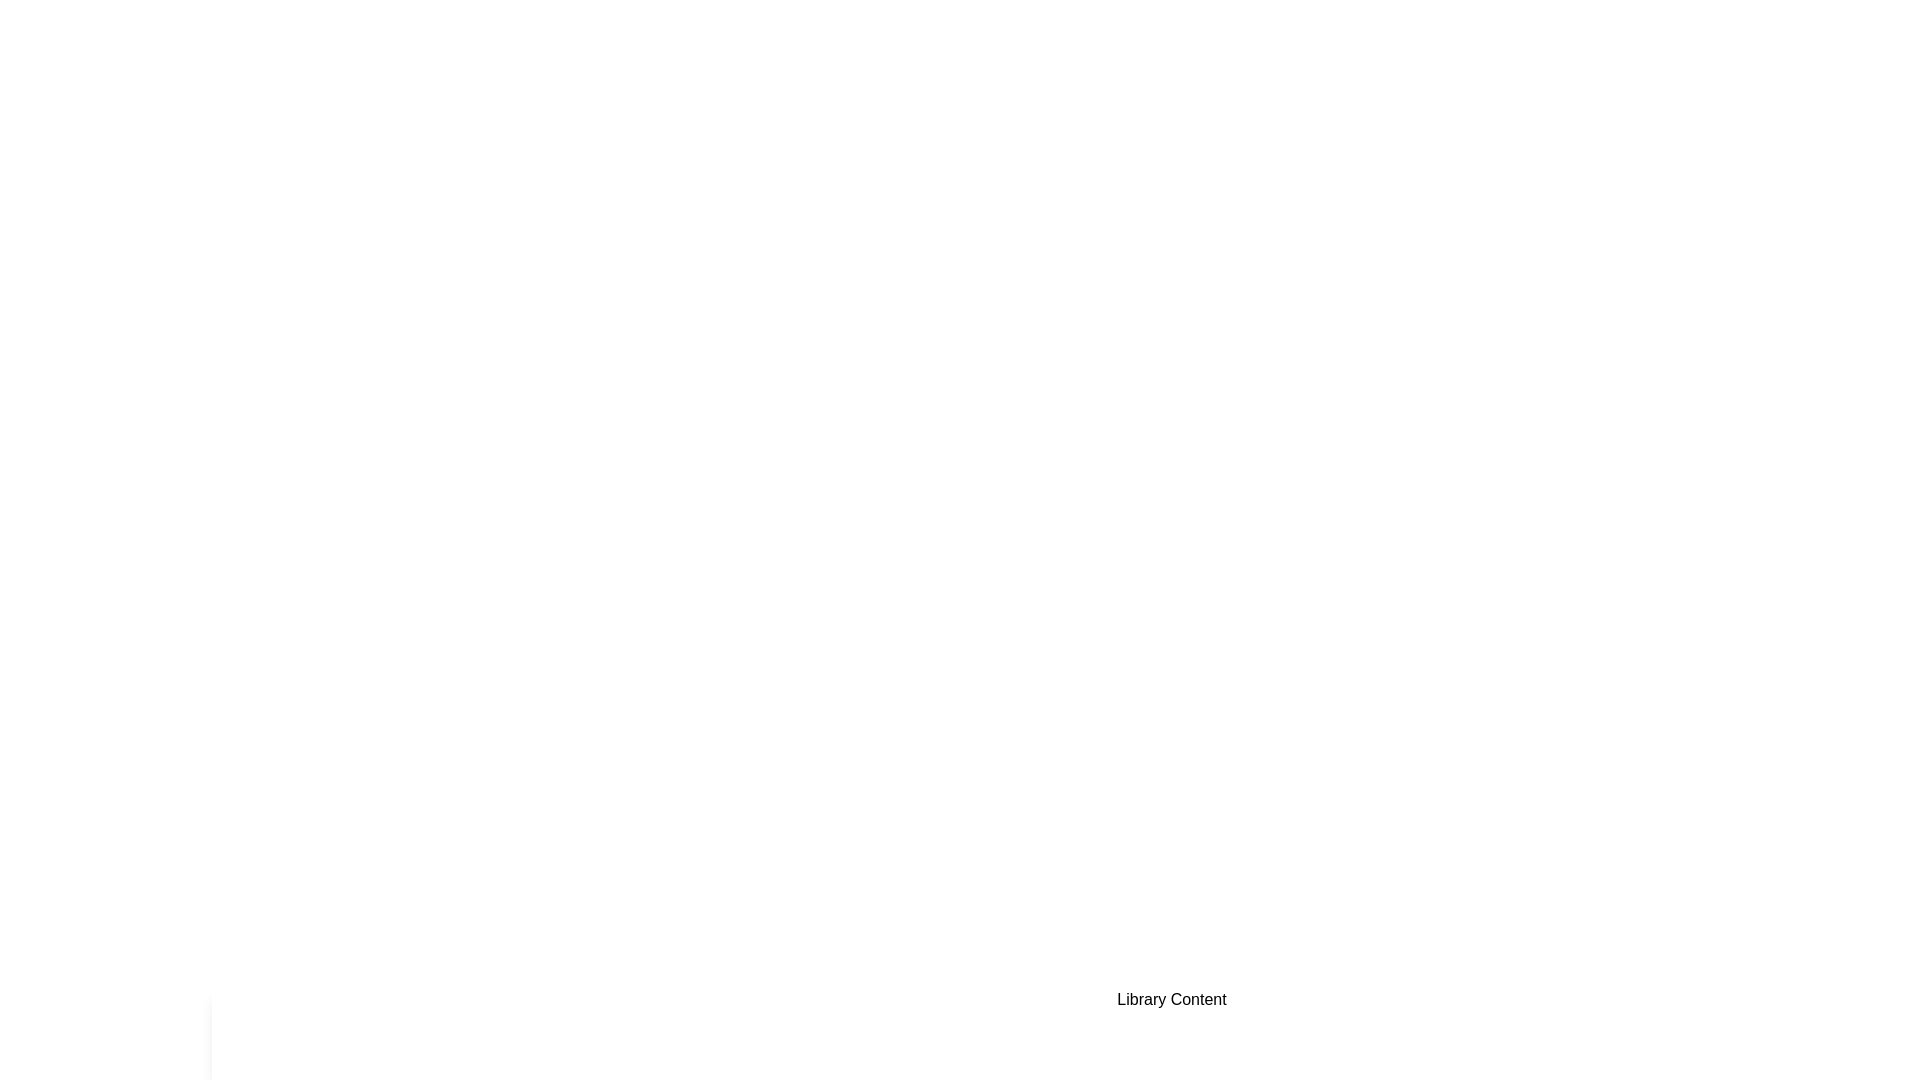 Image resolution: width=1920 pixels, height=1080 pixels. I want to click on the Favorites tab by clicking on its button, so click(1558, 1033).